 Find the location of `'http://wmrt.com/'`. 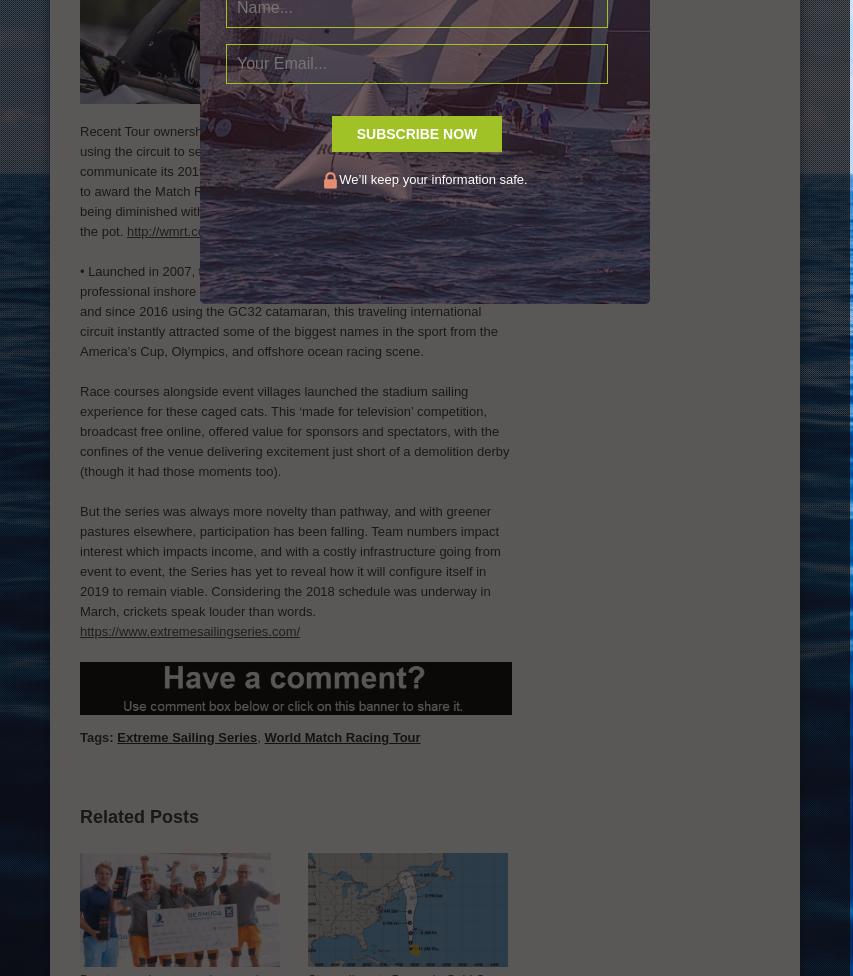

'http://wmrt.com/' is located at coordinates (172, 229).